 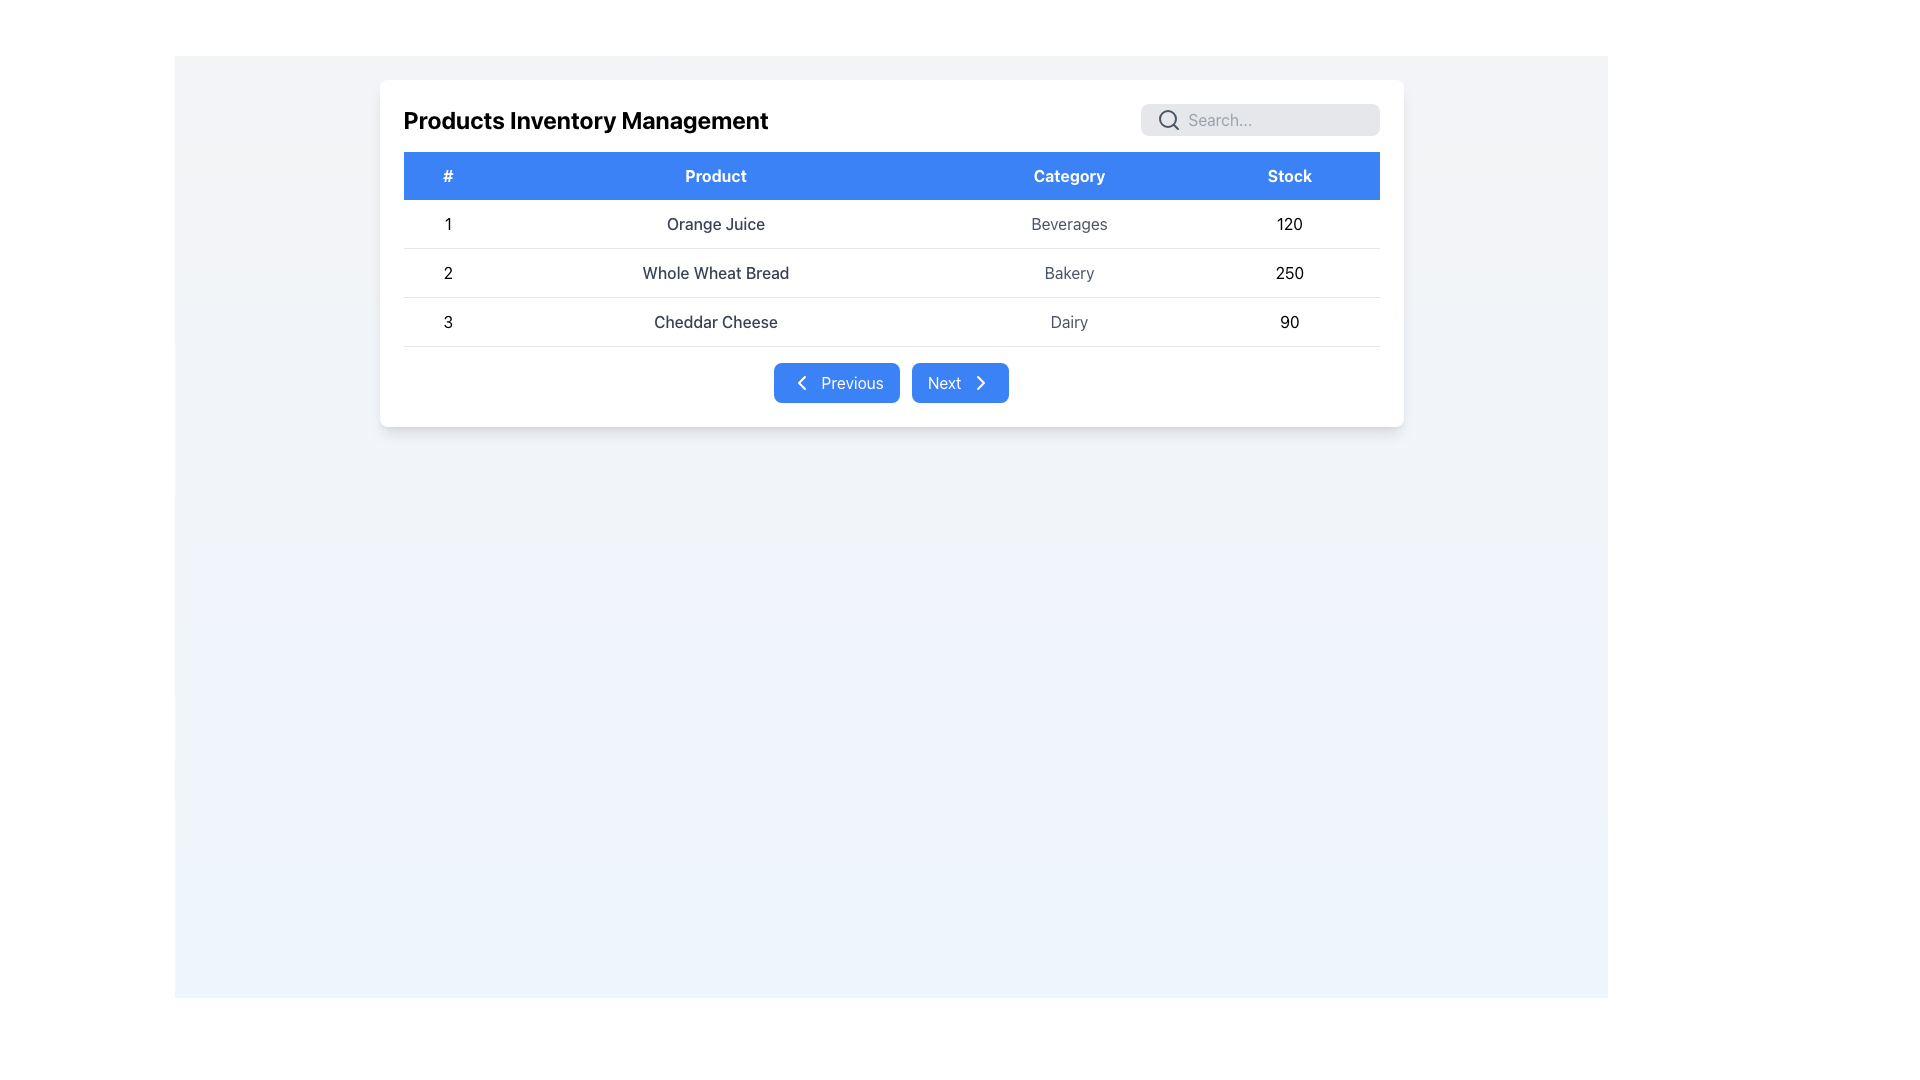 I want to click on the navigation button, which is the second button from the left in a horizontal group of two buttons below the main content table, so click(x=960, y=382).